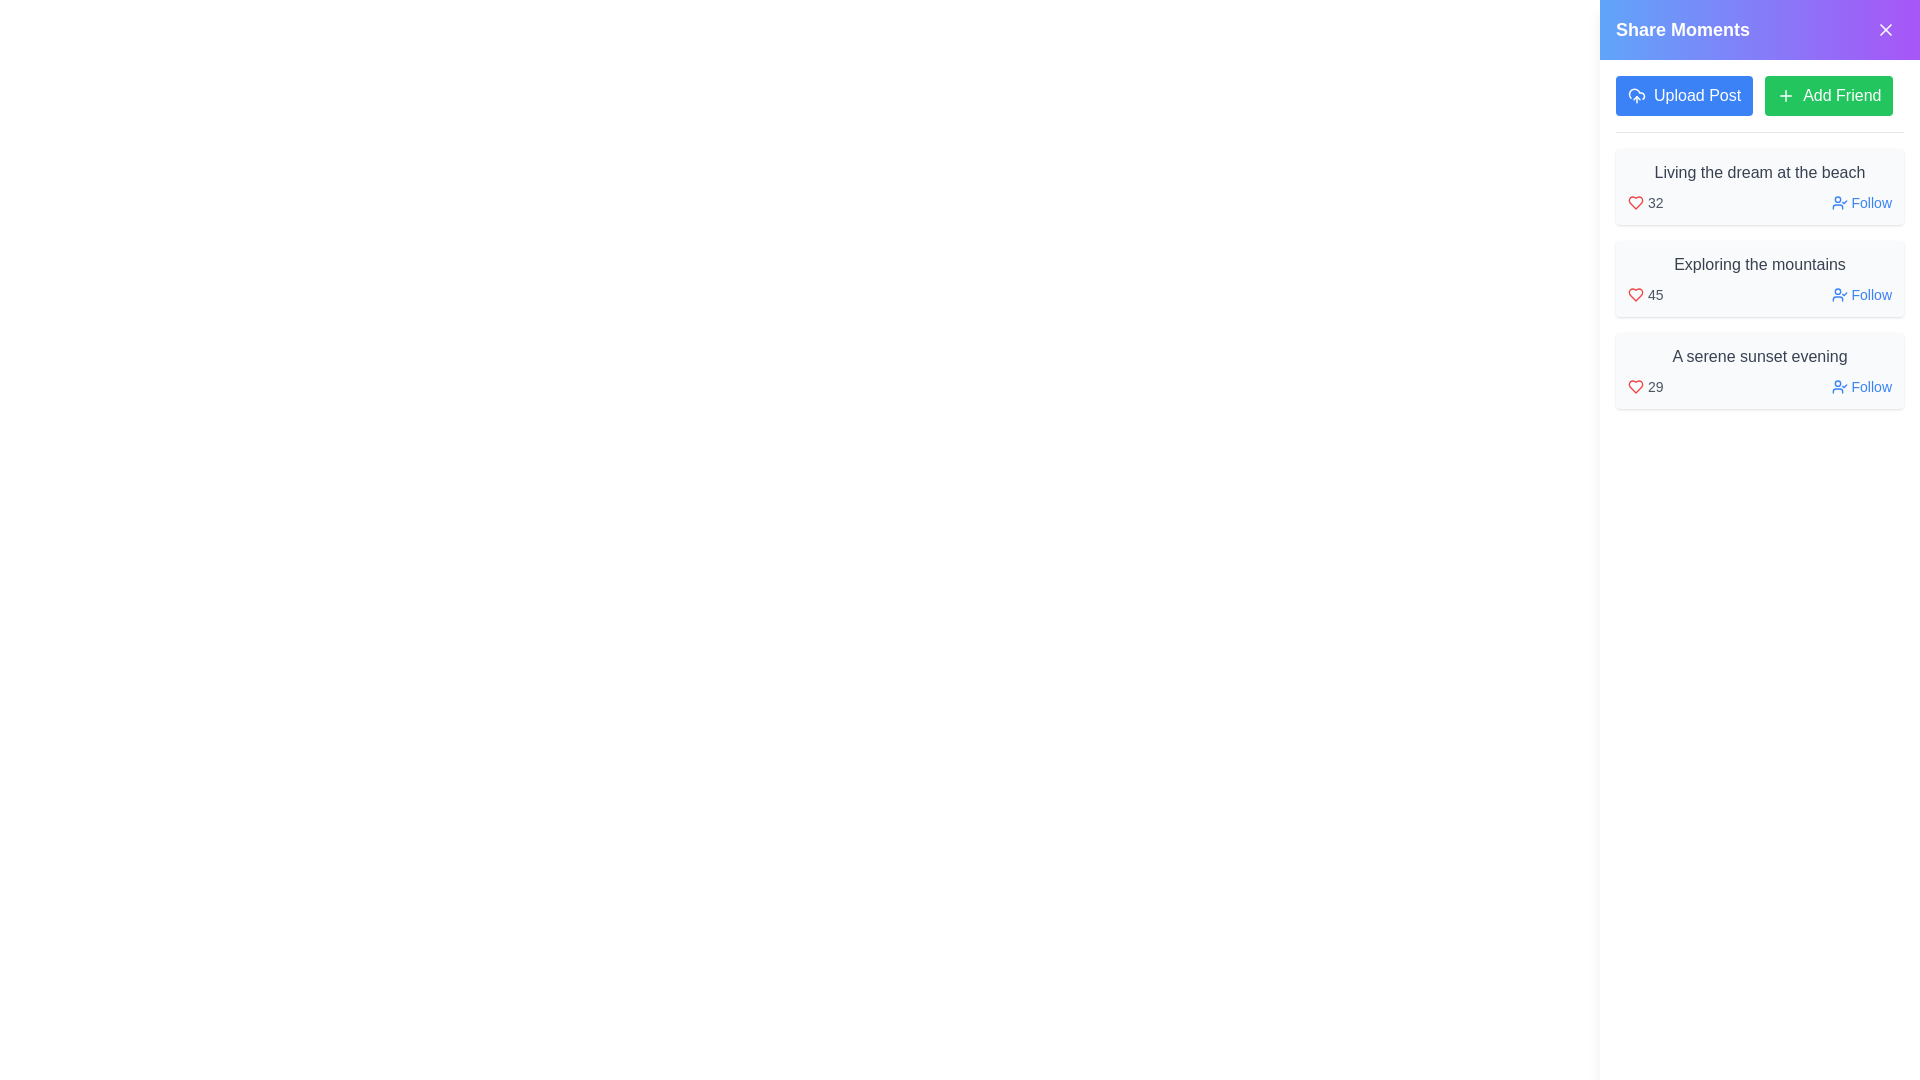 This screenshot has width=1920, height=1080. I want to click on the small heart icon rendered in a red stroke, positioned next to the number '29' in the 'Share Moments' section, specifically in the third listing titled 'A serene sunset evening', so click(1636, 386).